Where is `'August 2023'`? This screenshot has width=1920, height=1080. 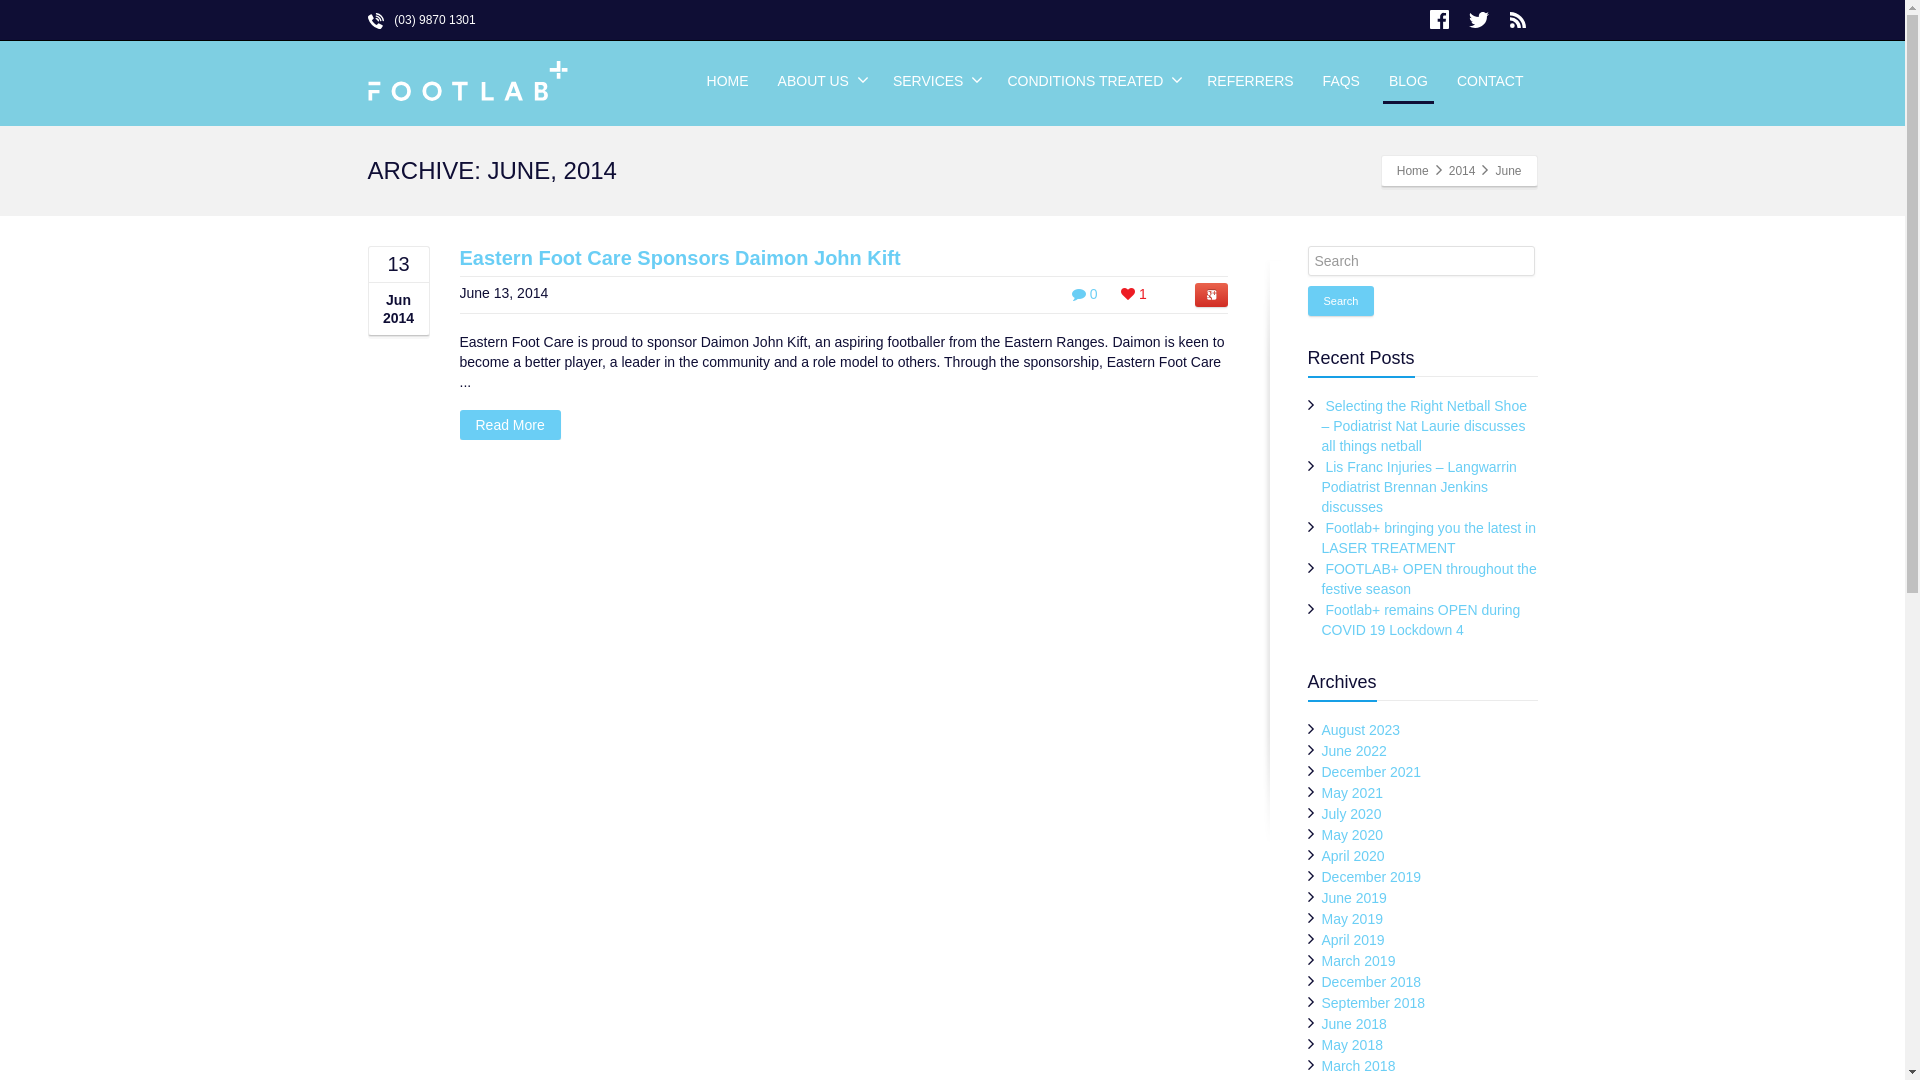 'August 2023' is located at coordinates (1321, 729).